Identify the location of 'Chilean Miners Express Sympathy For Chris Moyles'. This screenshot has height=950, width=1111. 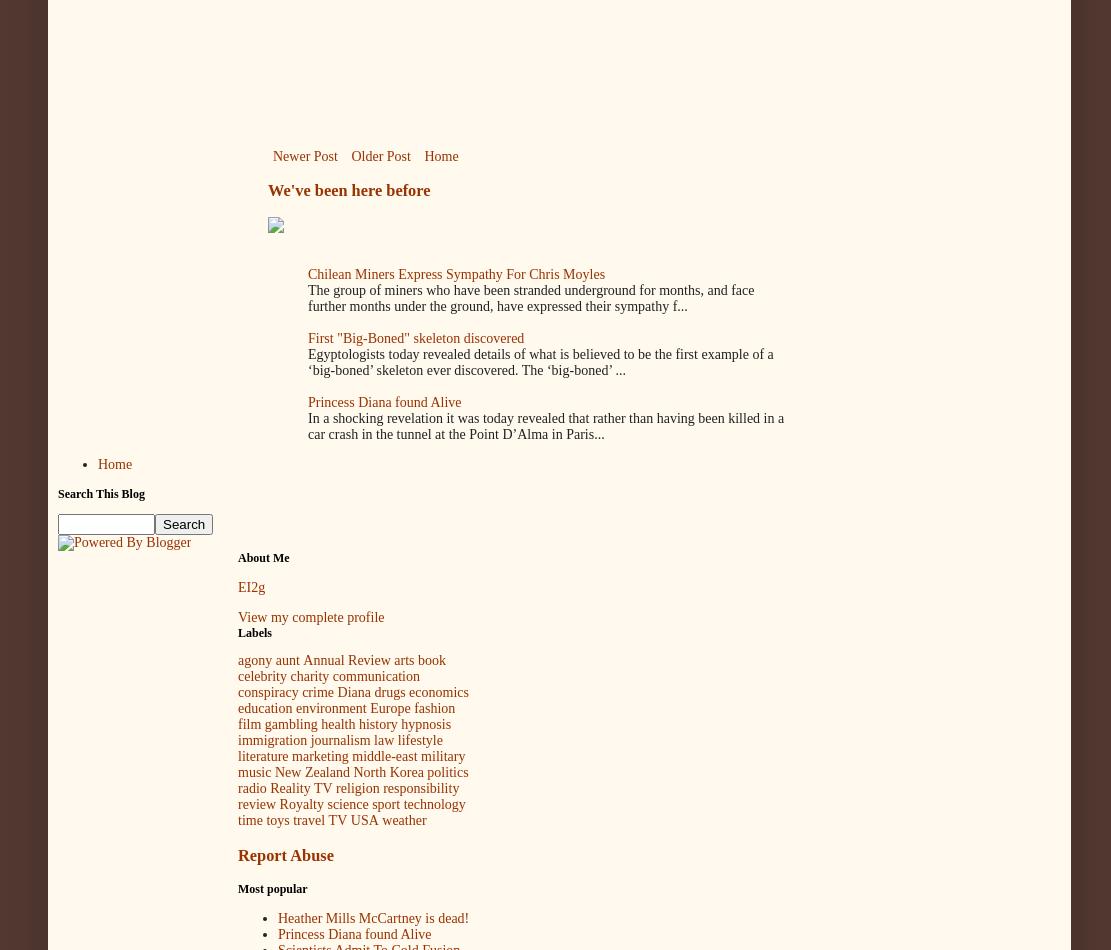
(307, 273).